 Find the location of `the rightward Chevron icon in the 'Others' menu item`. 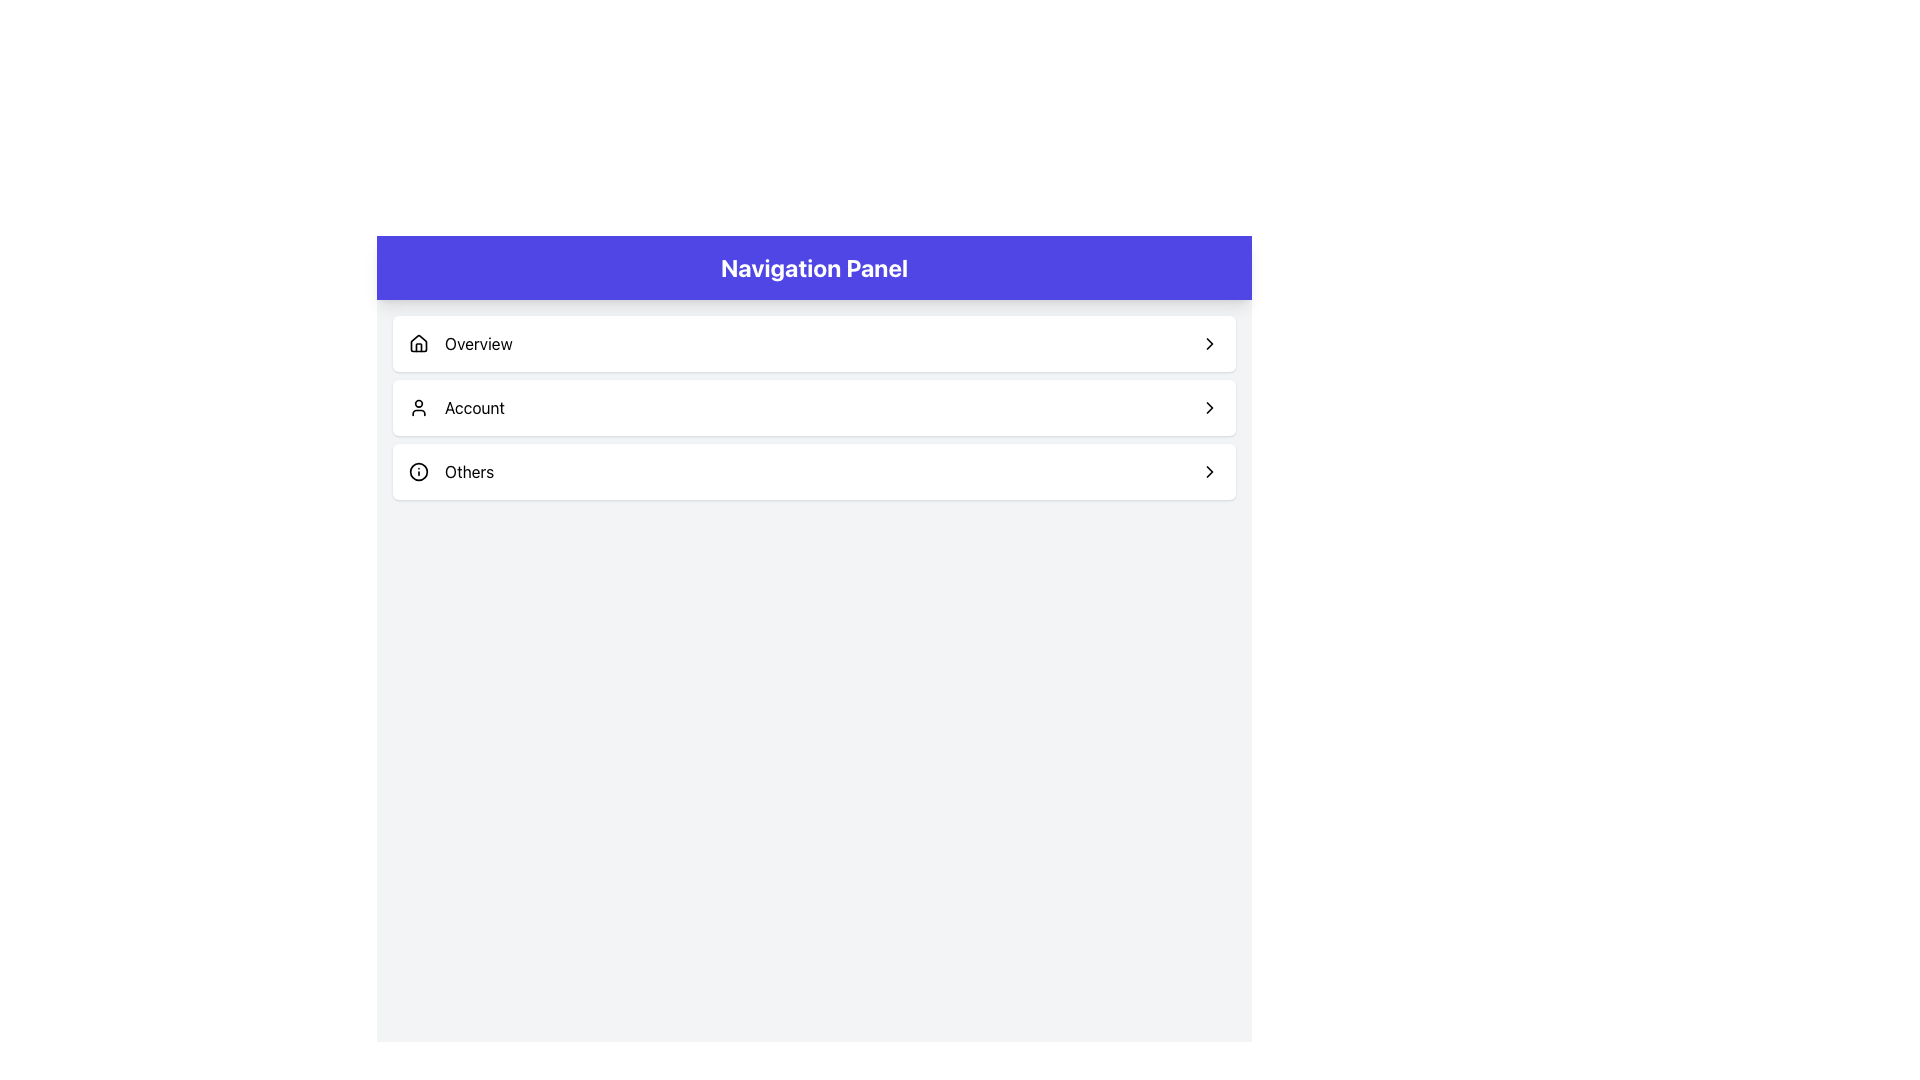

the rightward Chevron icon in the 'Others' menu item is located at coordinates (1208, 471).